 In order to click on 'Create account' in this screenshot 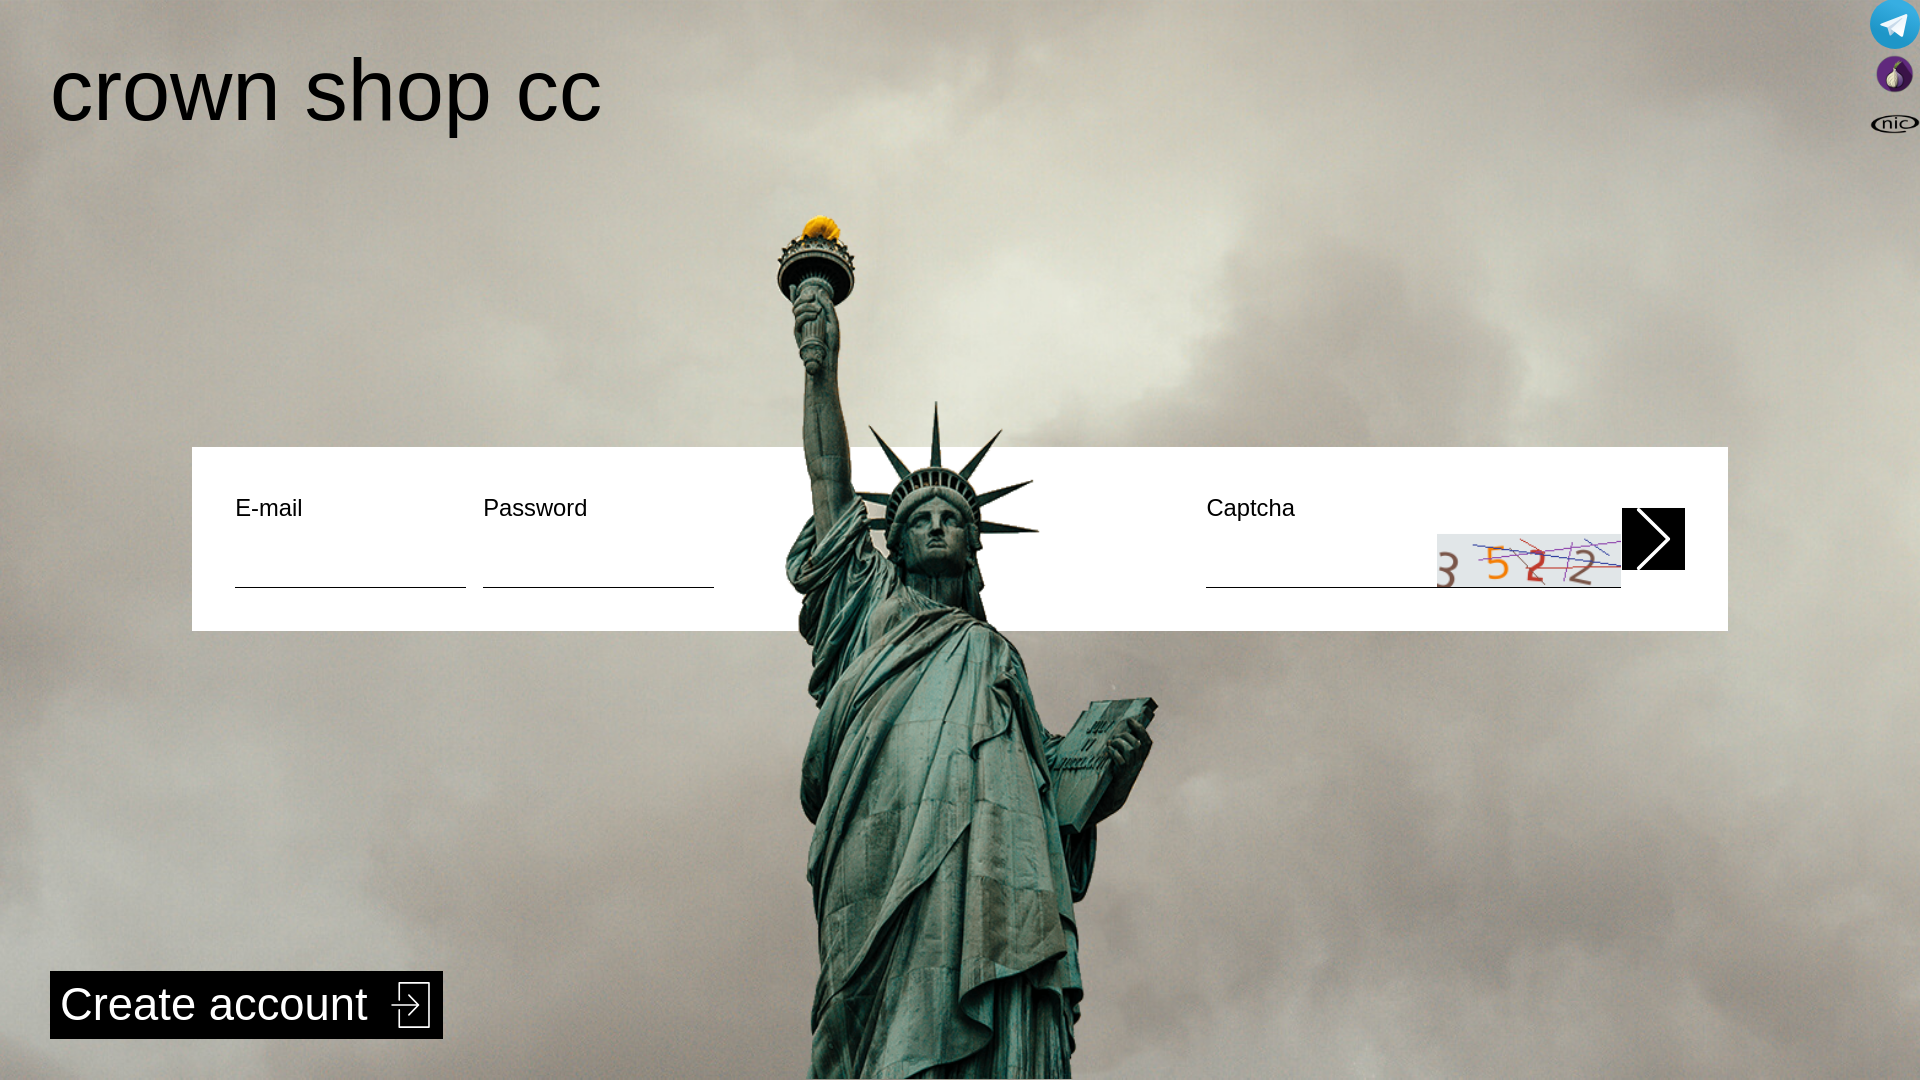, I will do `click(245, 1005)`.